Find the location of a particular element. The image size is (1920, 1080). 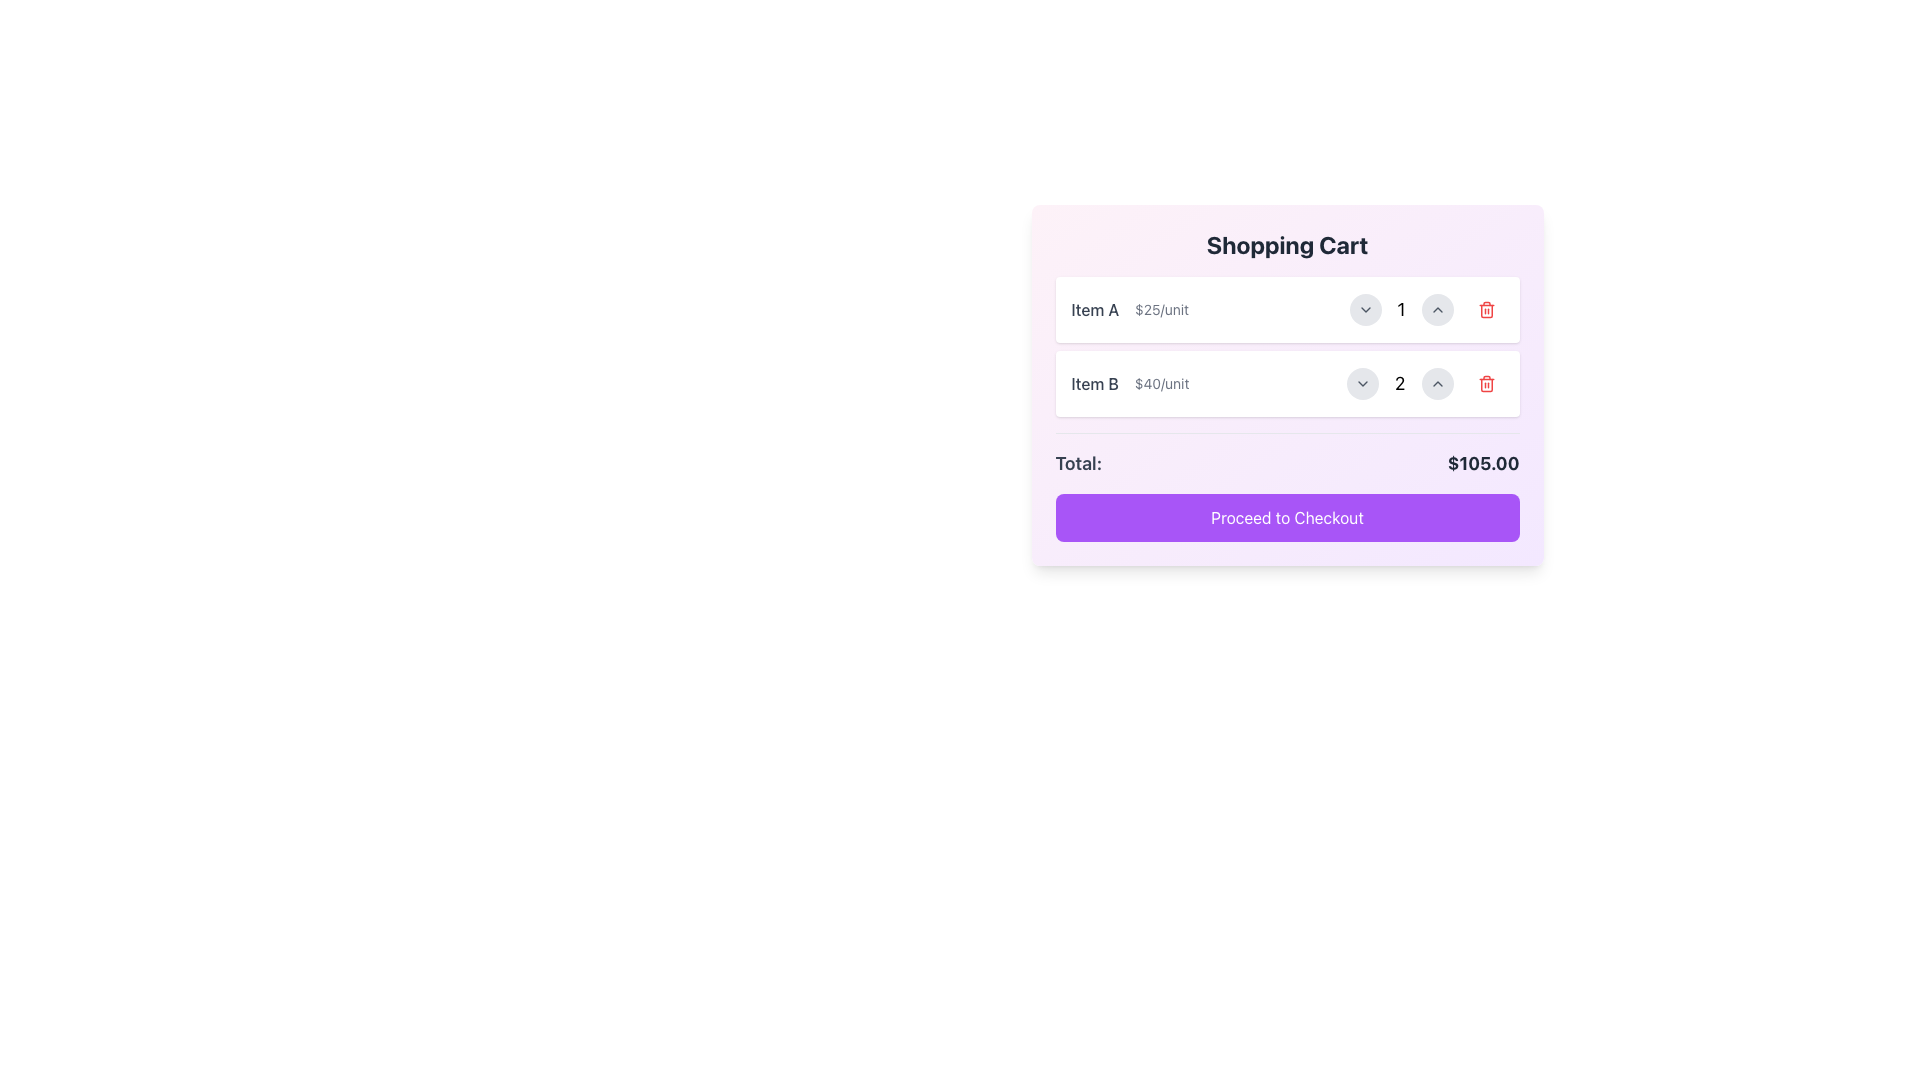

the text label displaying '$25/unit' that is positioned to the right of 'Item A' in the shopping cart interface is located at coordinates (1162, 309).